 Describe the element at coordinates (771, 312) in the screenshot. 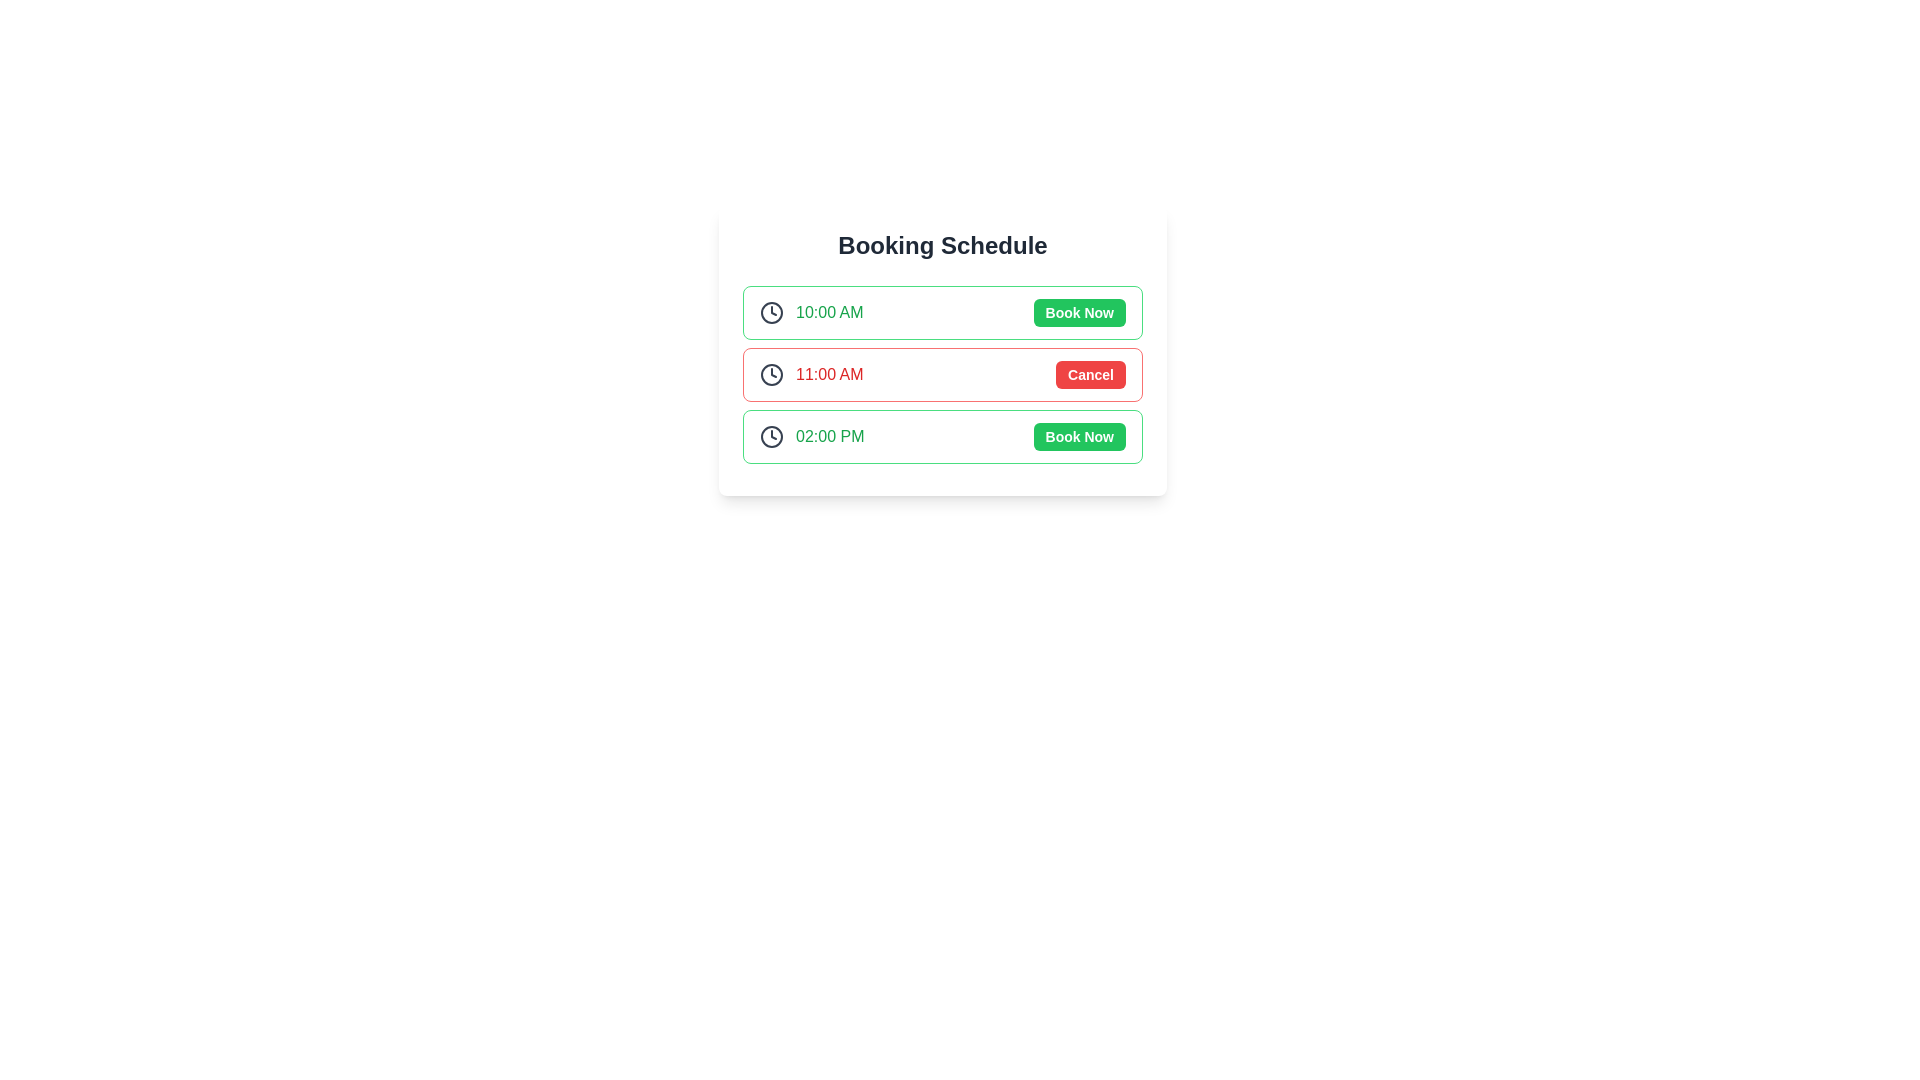

I see `the gray clock icon with a circular outline located to the left of the text '10:00 AM' in the first row of the booking schedule` at that location.